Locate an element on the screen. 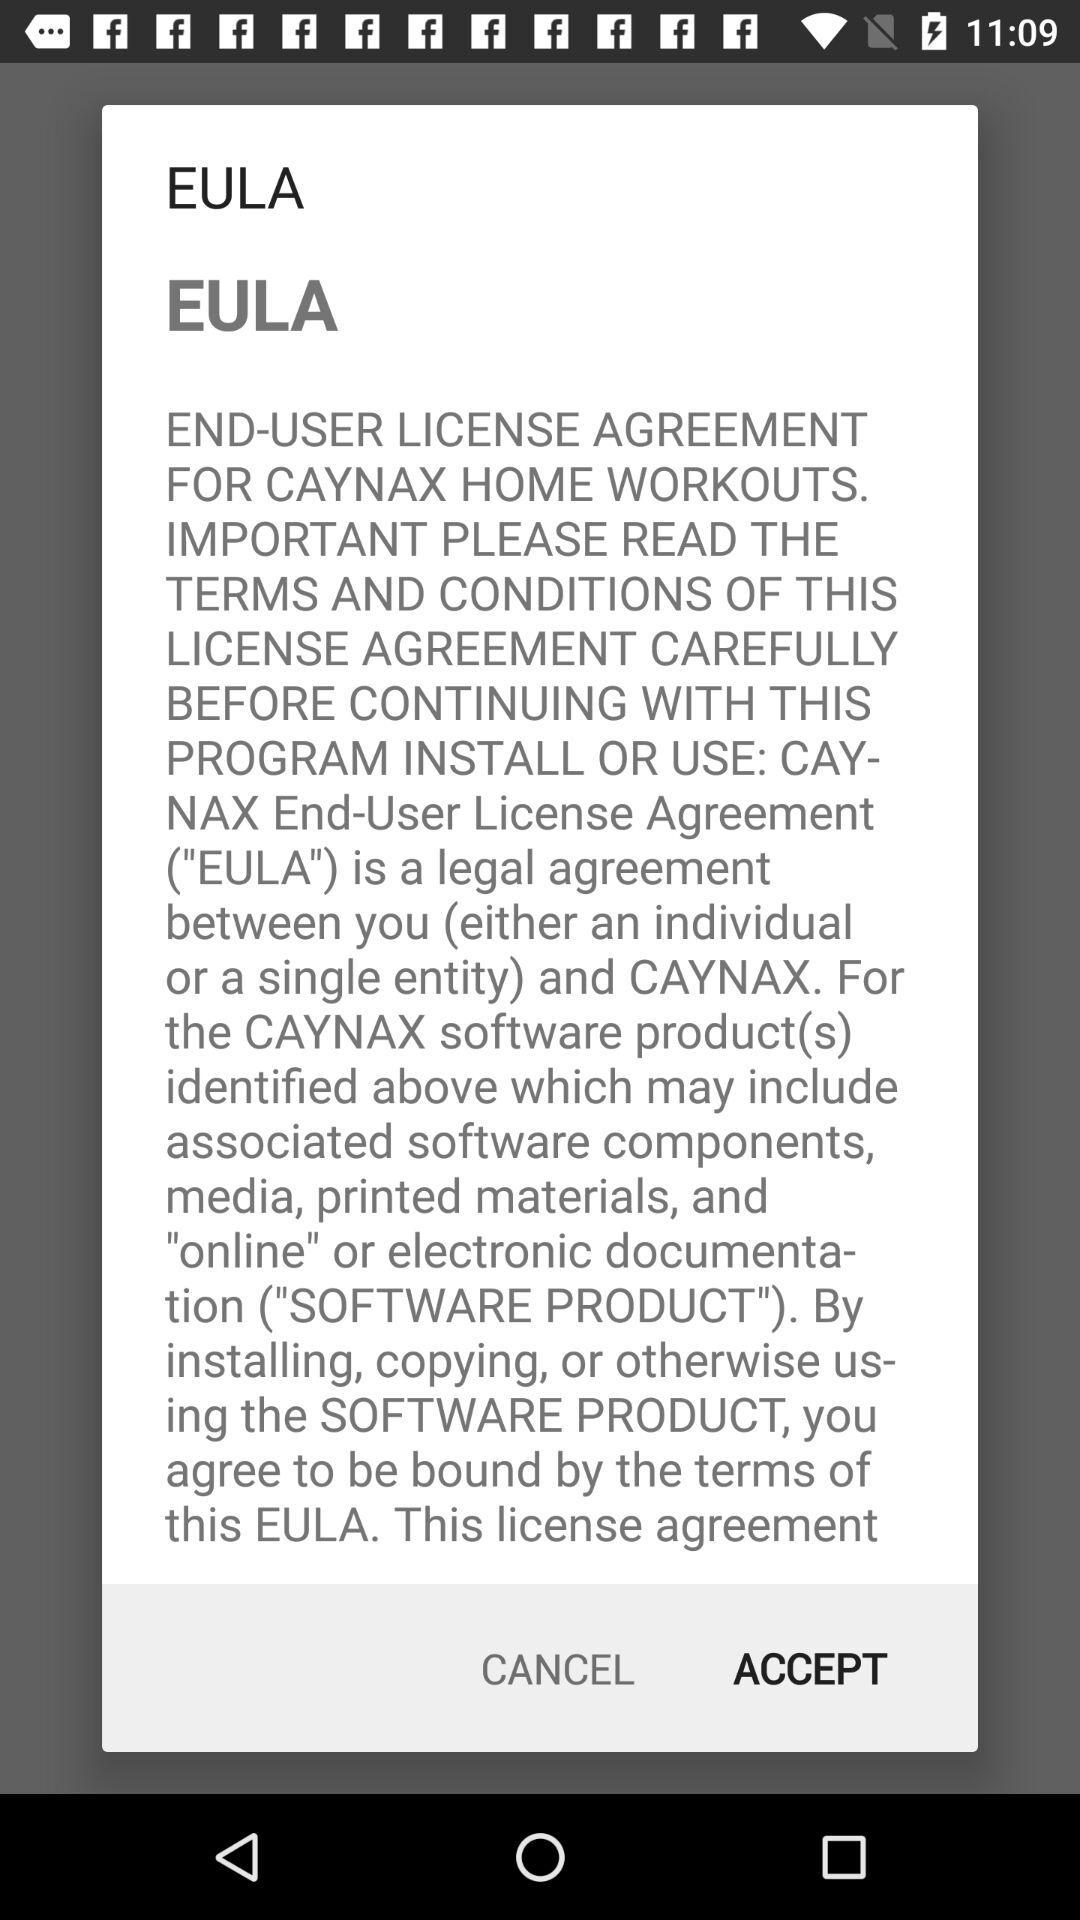 The height and width of the screenshot is (1920, 1080). the app below eula end user item is located at coordinates (810, 1668).